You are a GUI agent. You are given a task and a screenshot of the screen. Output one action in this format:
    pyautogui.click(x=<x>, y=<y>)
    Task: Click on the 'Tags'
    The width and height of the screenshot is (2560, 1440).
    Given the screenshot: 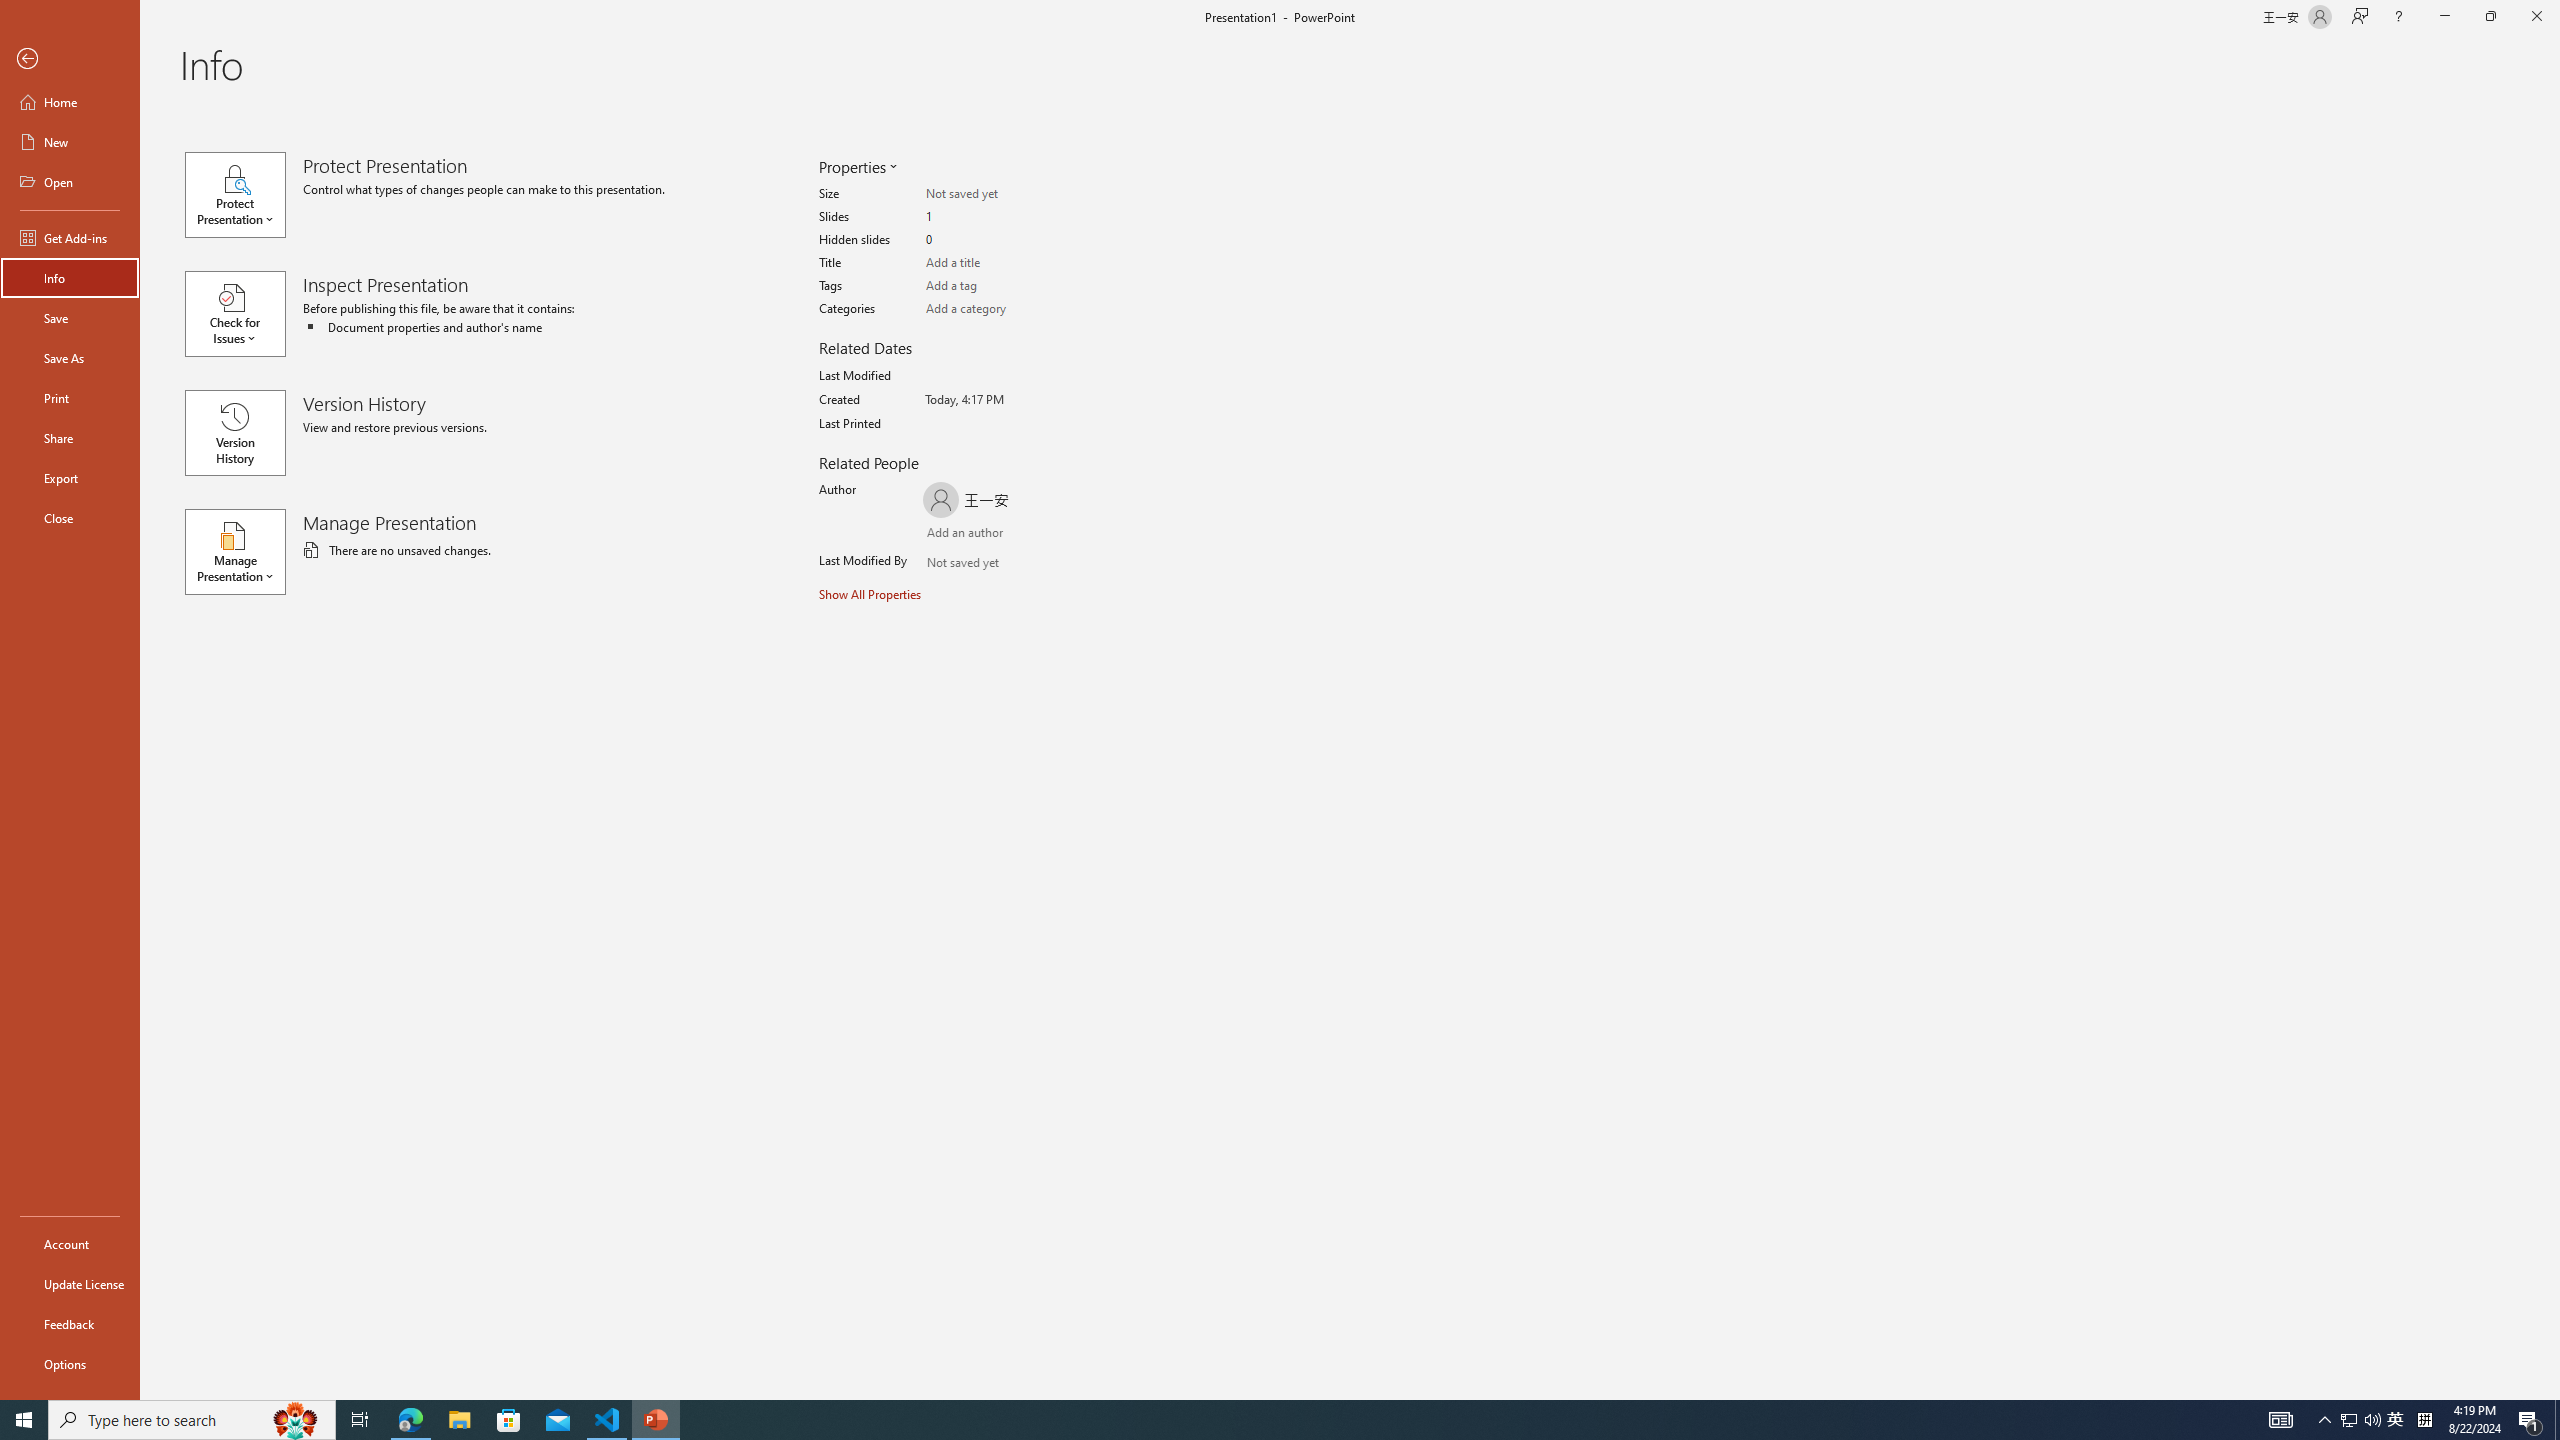 What is the action you would take?
    pyautogui.click(x=1003, y=286)
    